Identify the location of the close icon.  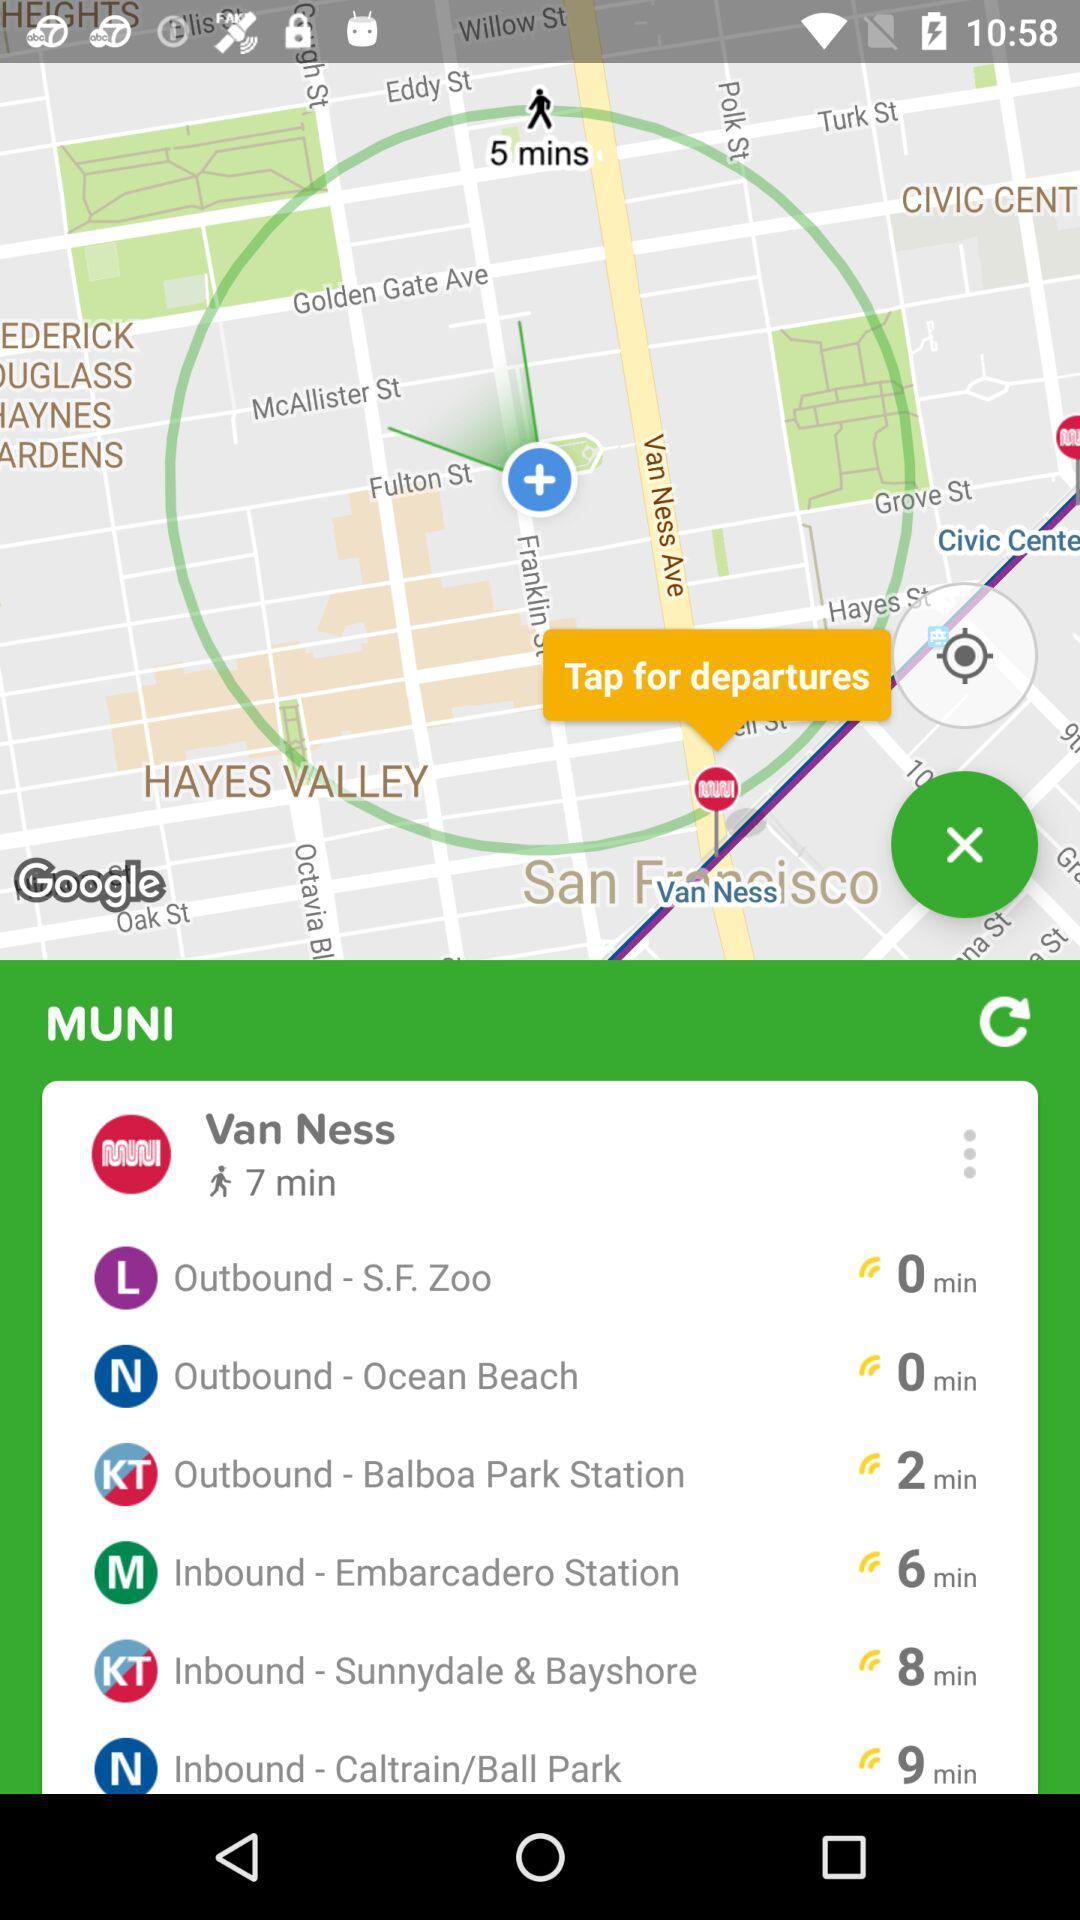
(963, 902).